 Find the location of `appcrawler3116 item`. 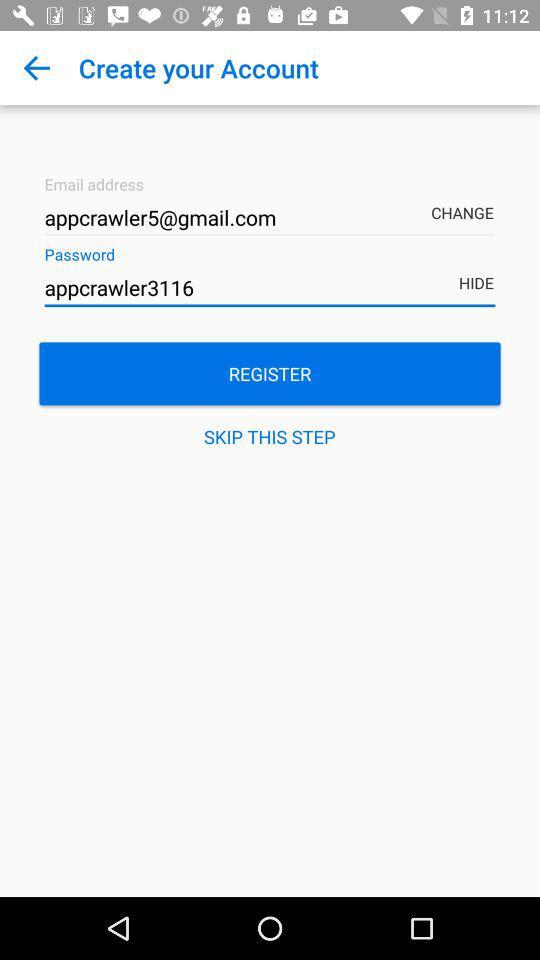

appcrawler3116 item is located at coordinates (270, 287).